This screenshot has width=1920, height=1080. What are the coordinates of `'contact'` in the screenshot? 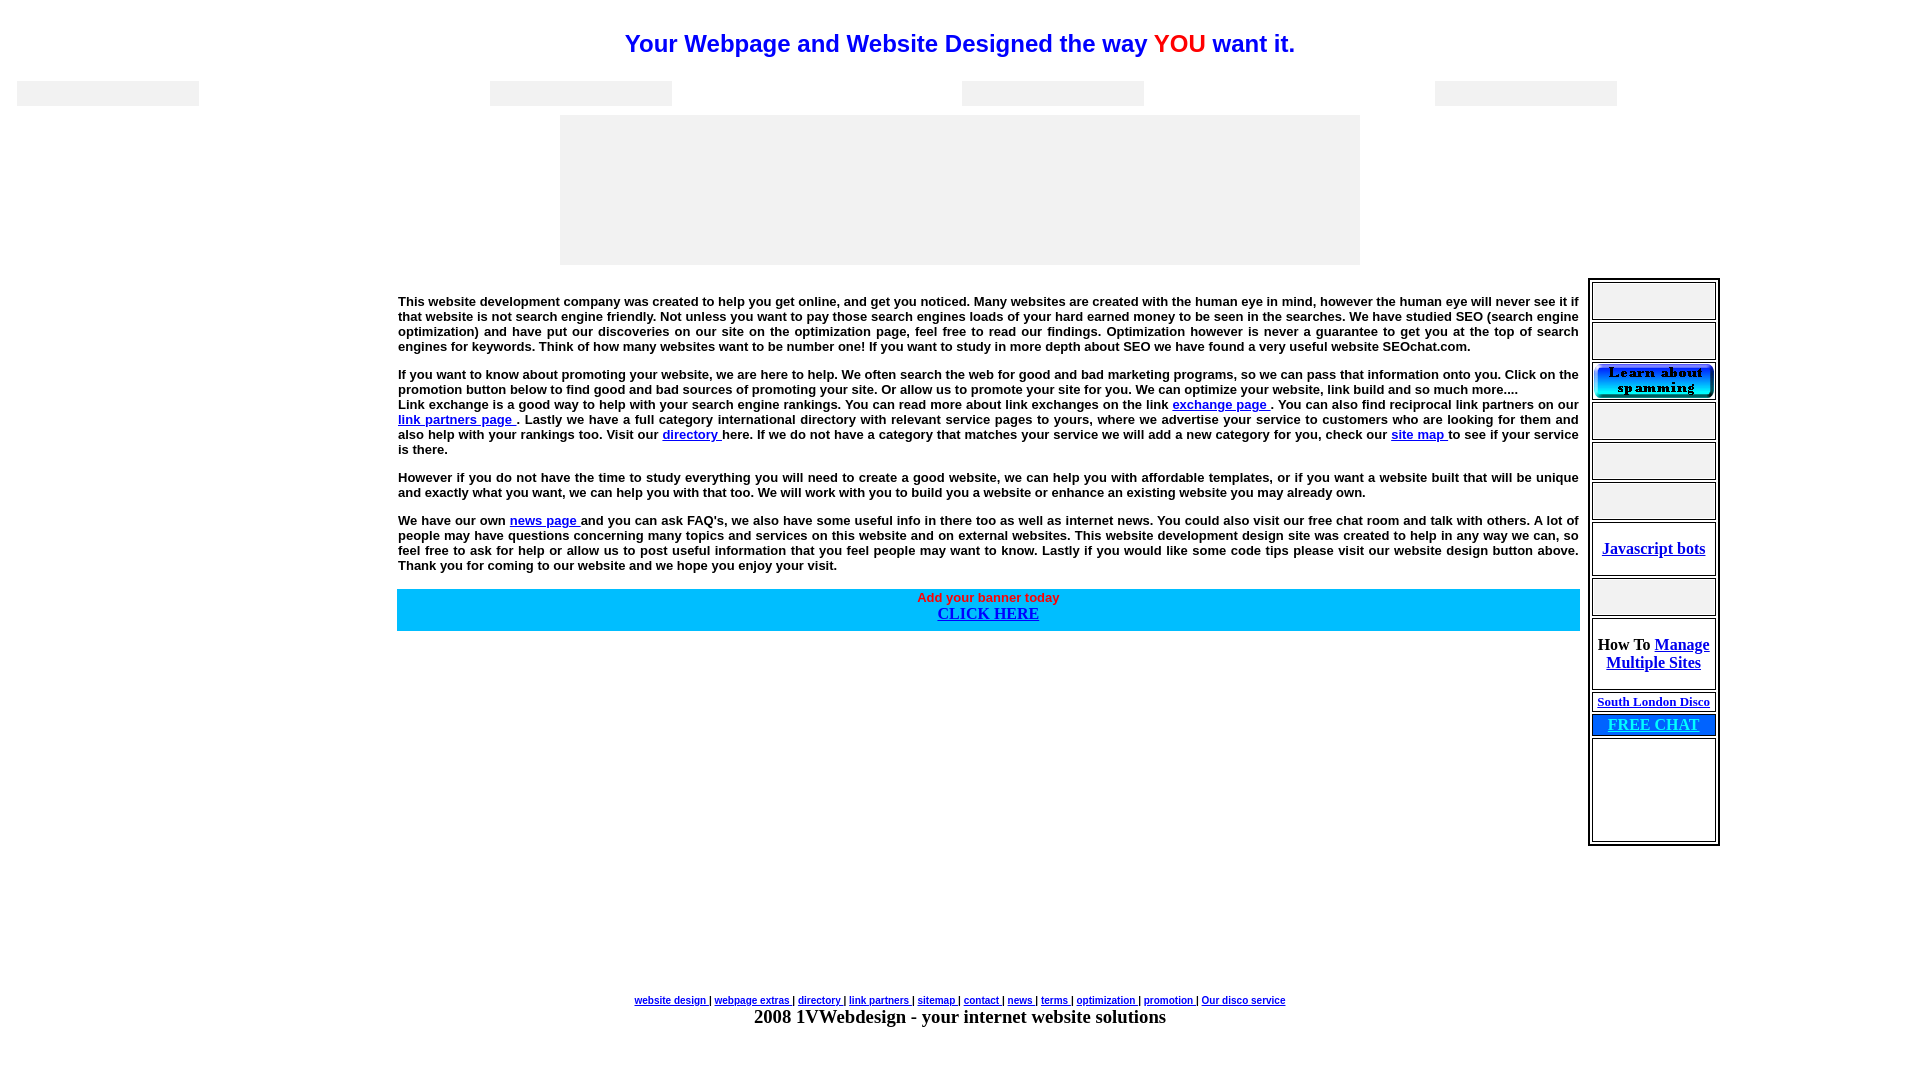 It's located at (983, 1000).